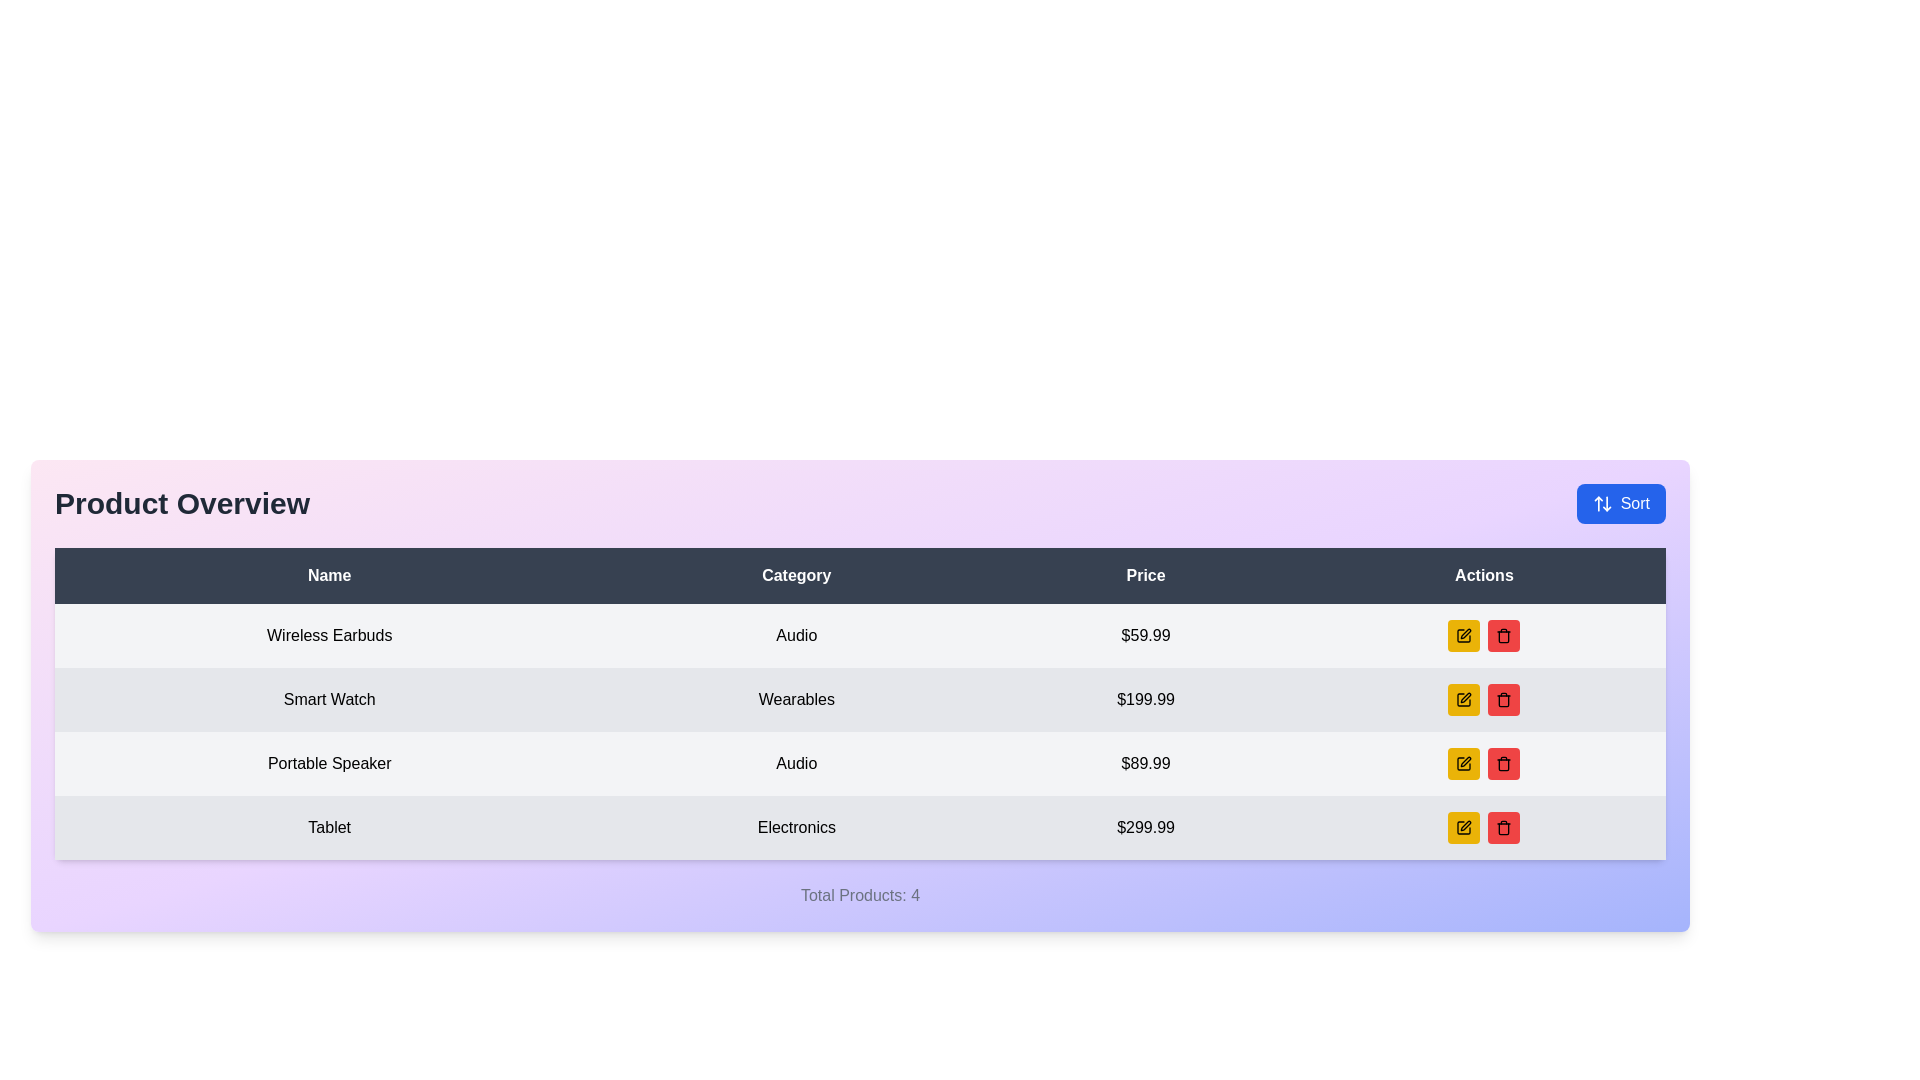 This screenshot has height=1080, width=1920. What do you see at coordinates (1464, 828) in the screenshot?
I see `the yellow rectangular button with a pen icon in the Actions column` at bounding box center [1464, 828].